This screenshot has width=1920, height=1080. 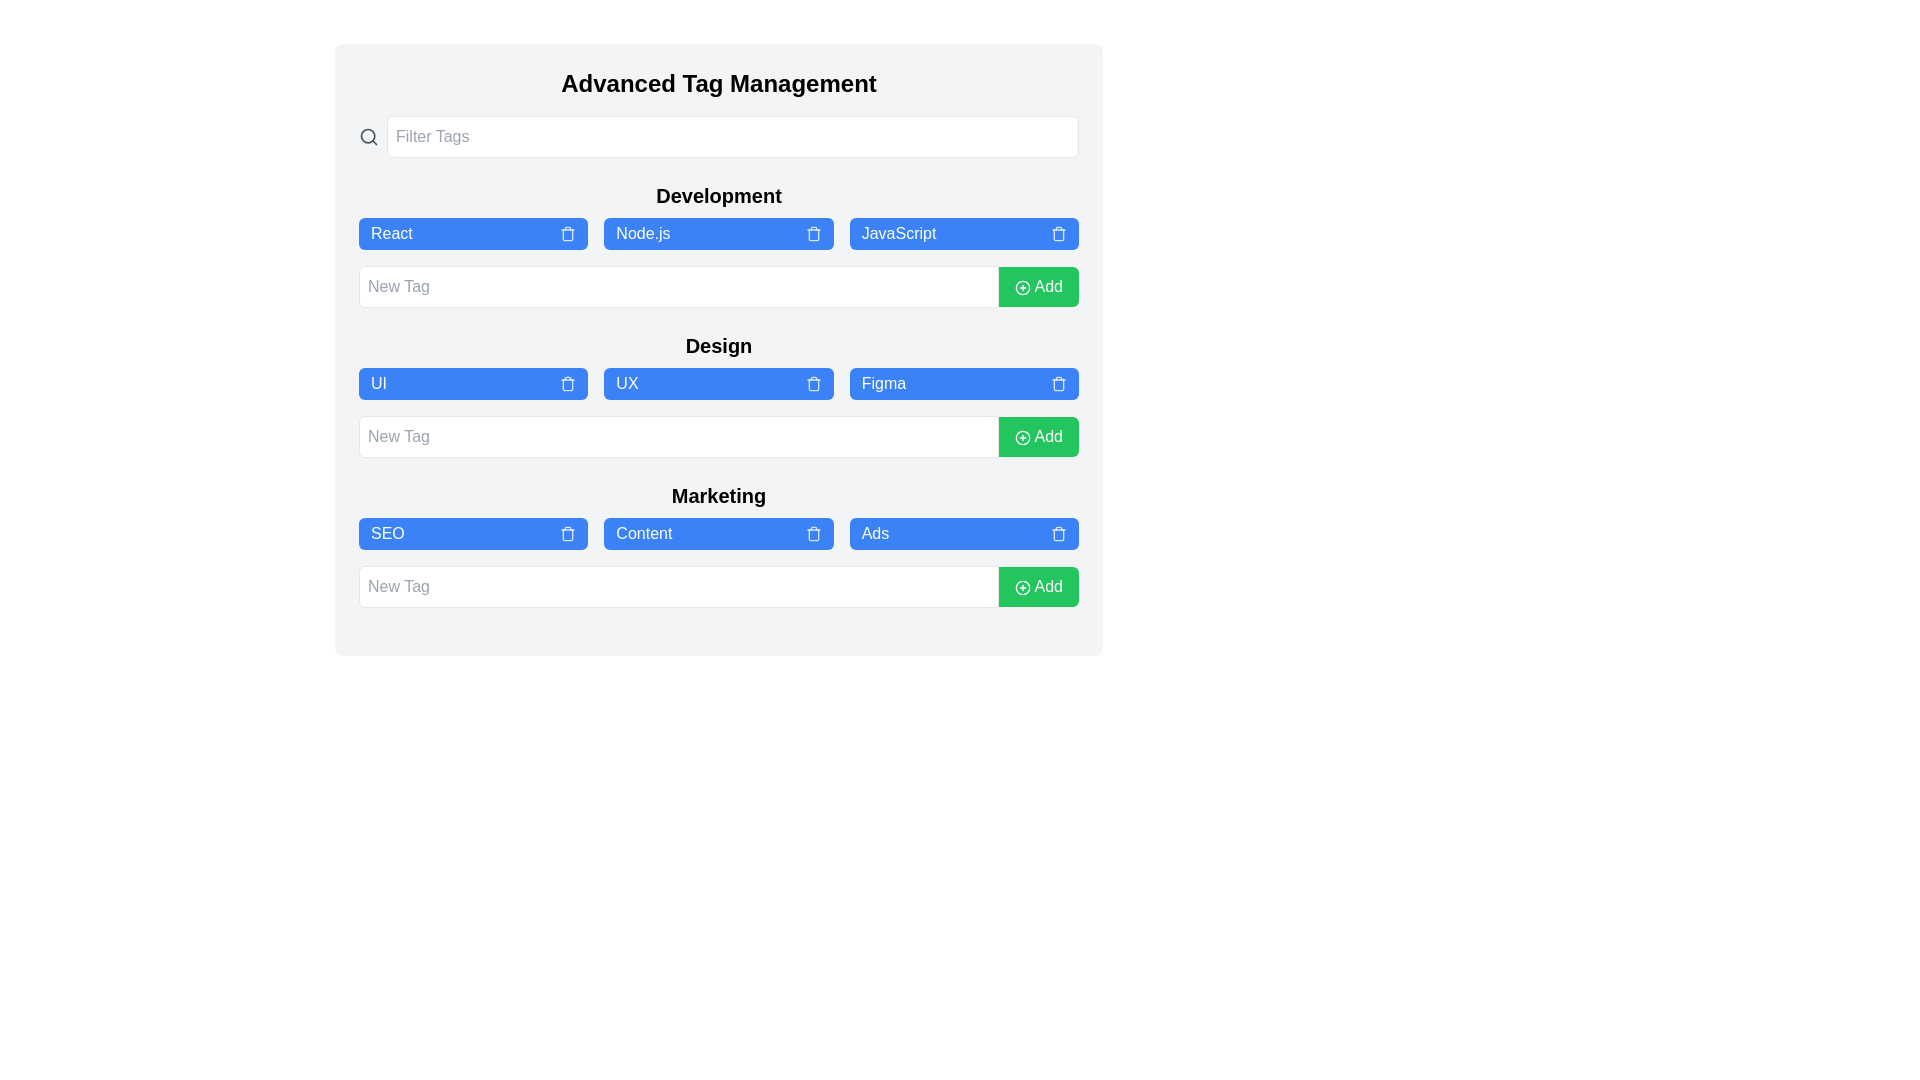 I want to click on the trash can icon button located in the 'Design' category, which is positioned to the right of the 'UX' label, so click(x=813, y=384).